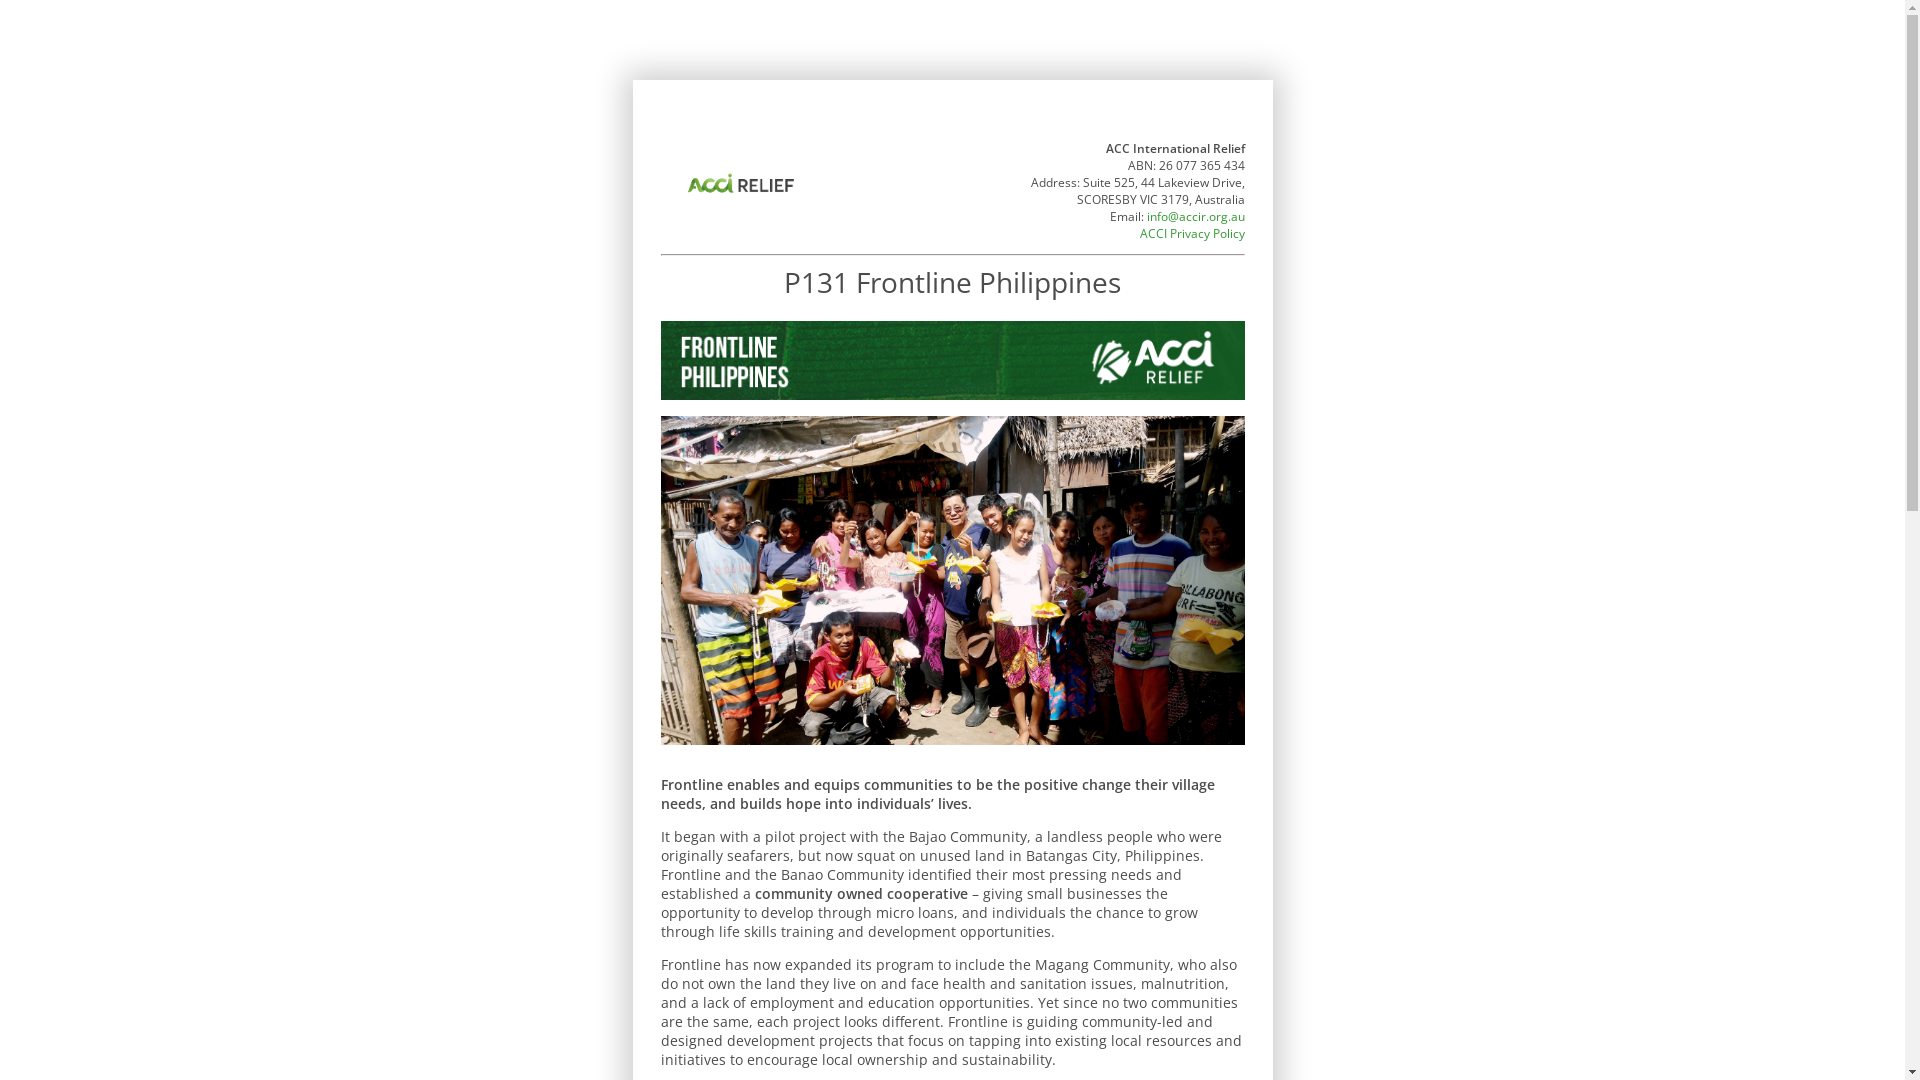  What do you see at coordinates (738, 185) in the screenshot?
I see `'ACCI Relief'` at bounding box center [738, 185].